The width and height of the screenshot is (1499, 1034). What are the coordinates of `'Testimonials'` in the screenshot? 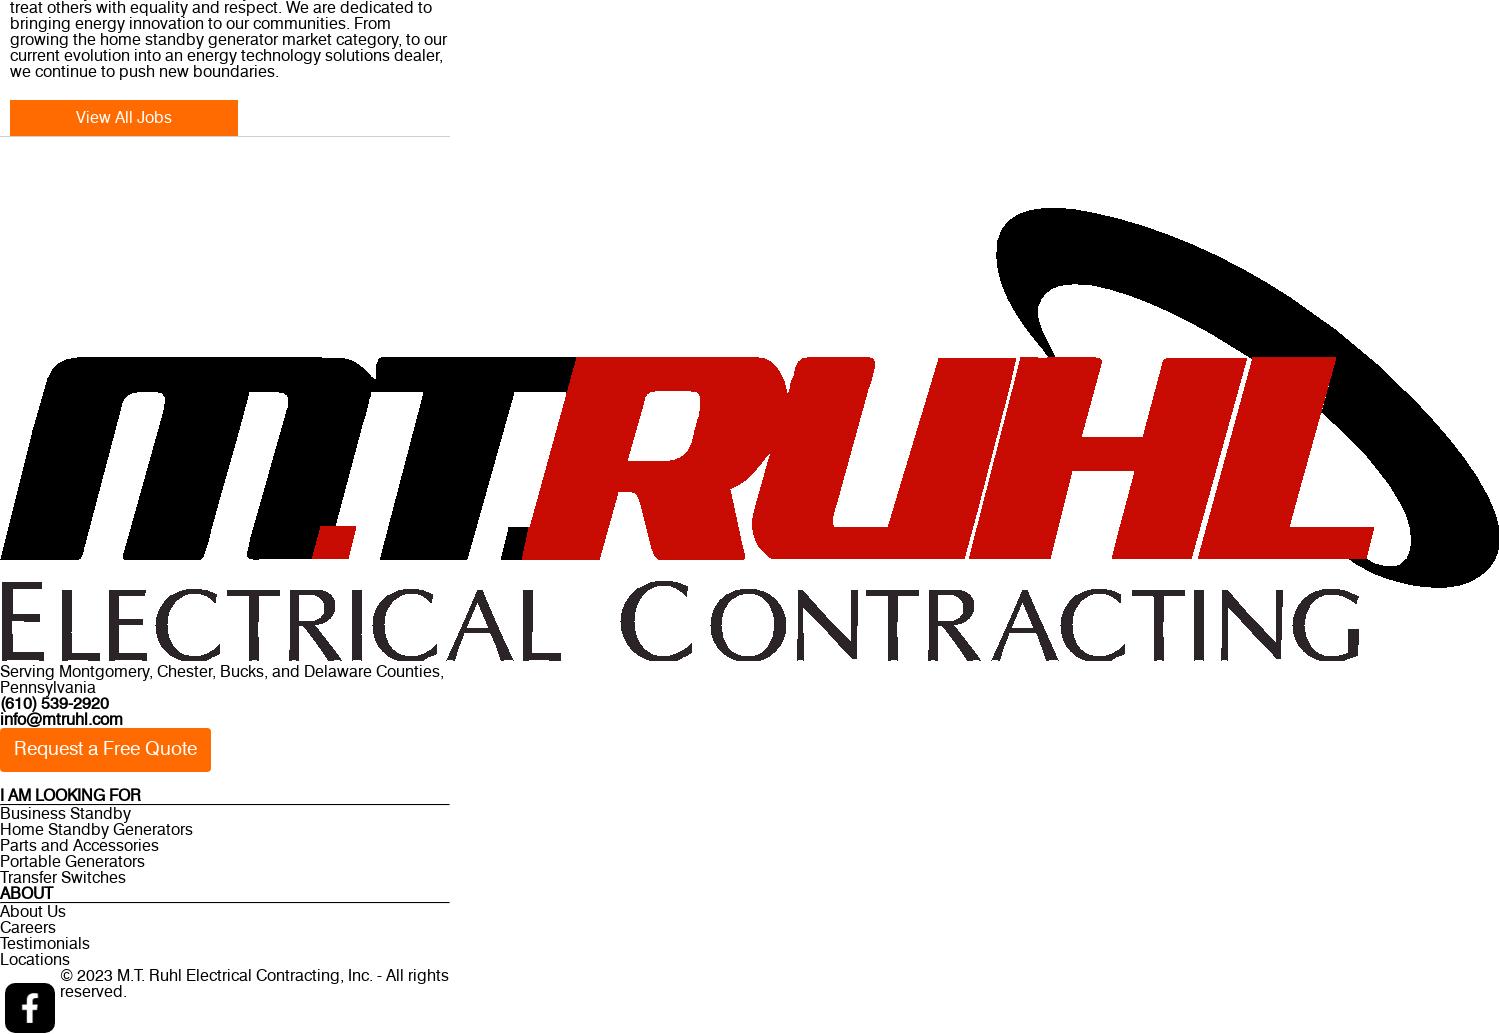 It's located at (0, 943).